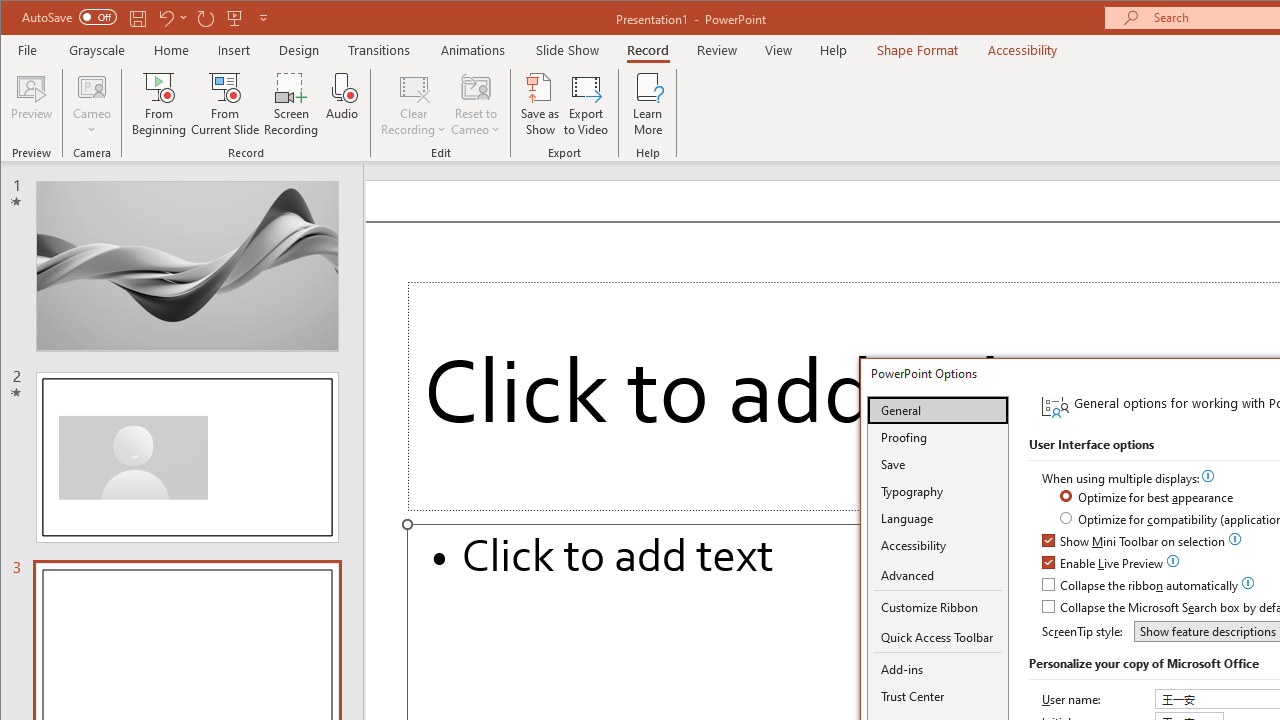 The width and height of the screenshot is (1280, 720). I want to click on 'Learn More', so click(648, 104).